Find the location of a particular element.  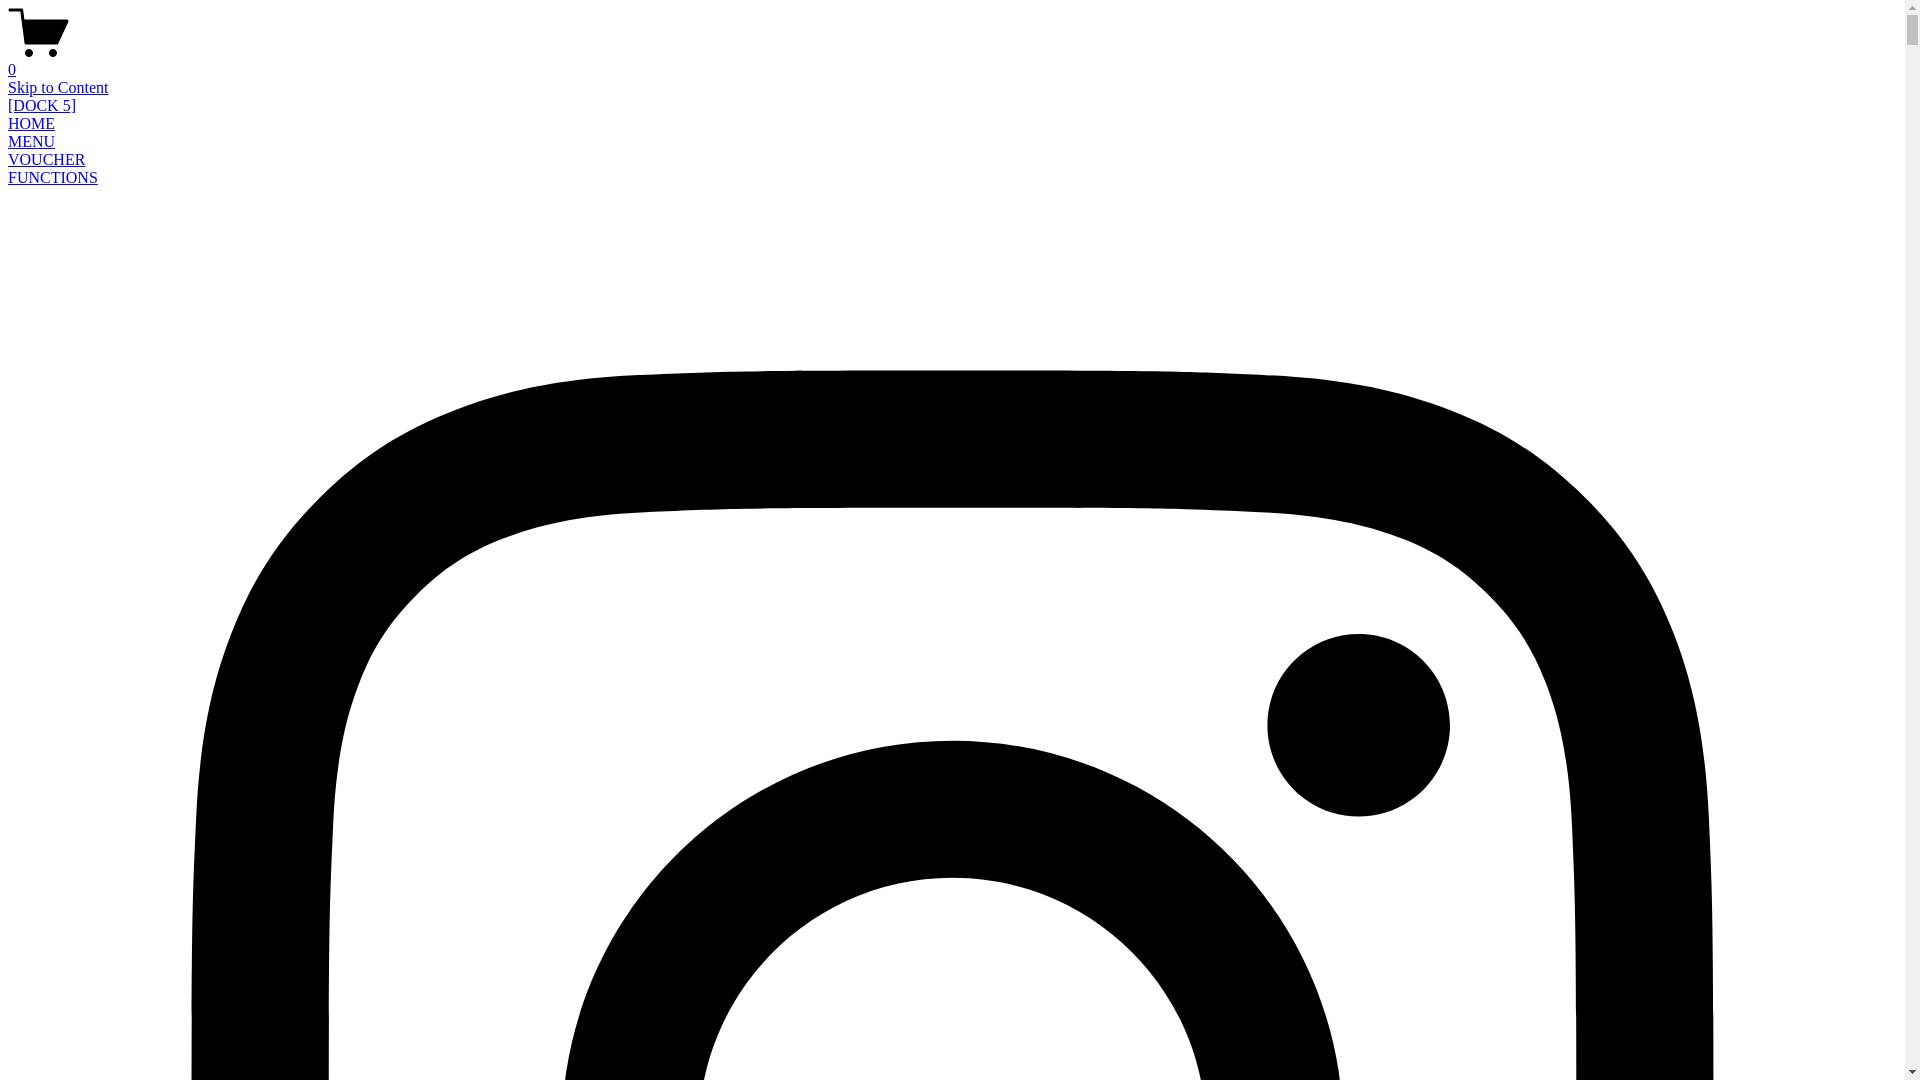

'Skip to Content' is located at coordinates (57, 86).